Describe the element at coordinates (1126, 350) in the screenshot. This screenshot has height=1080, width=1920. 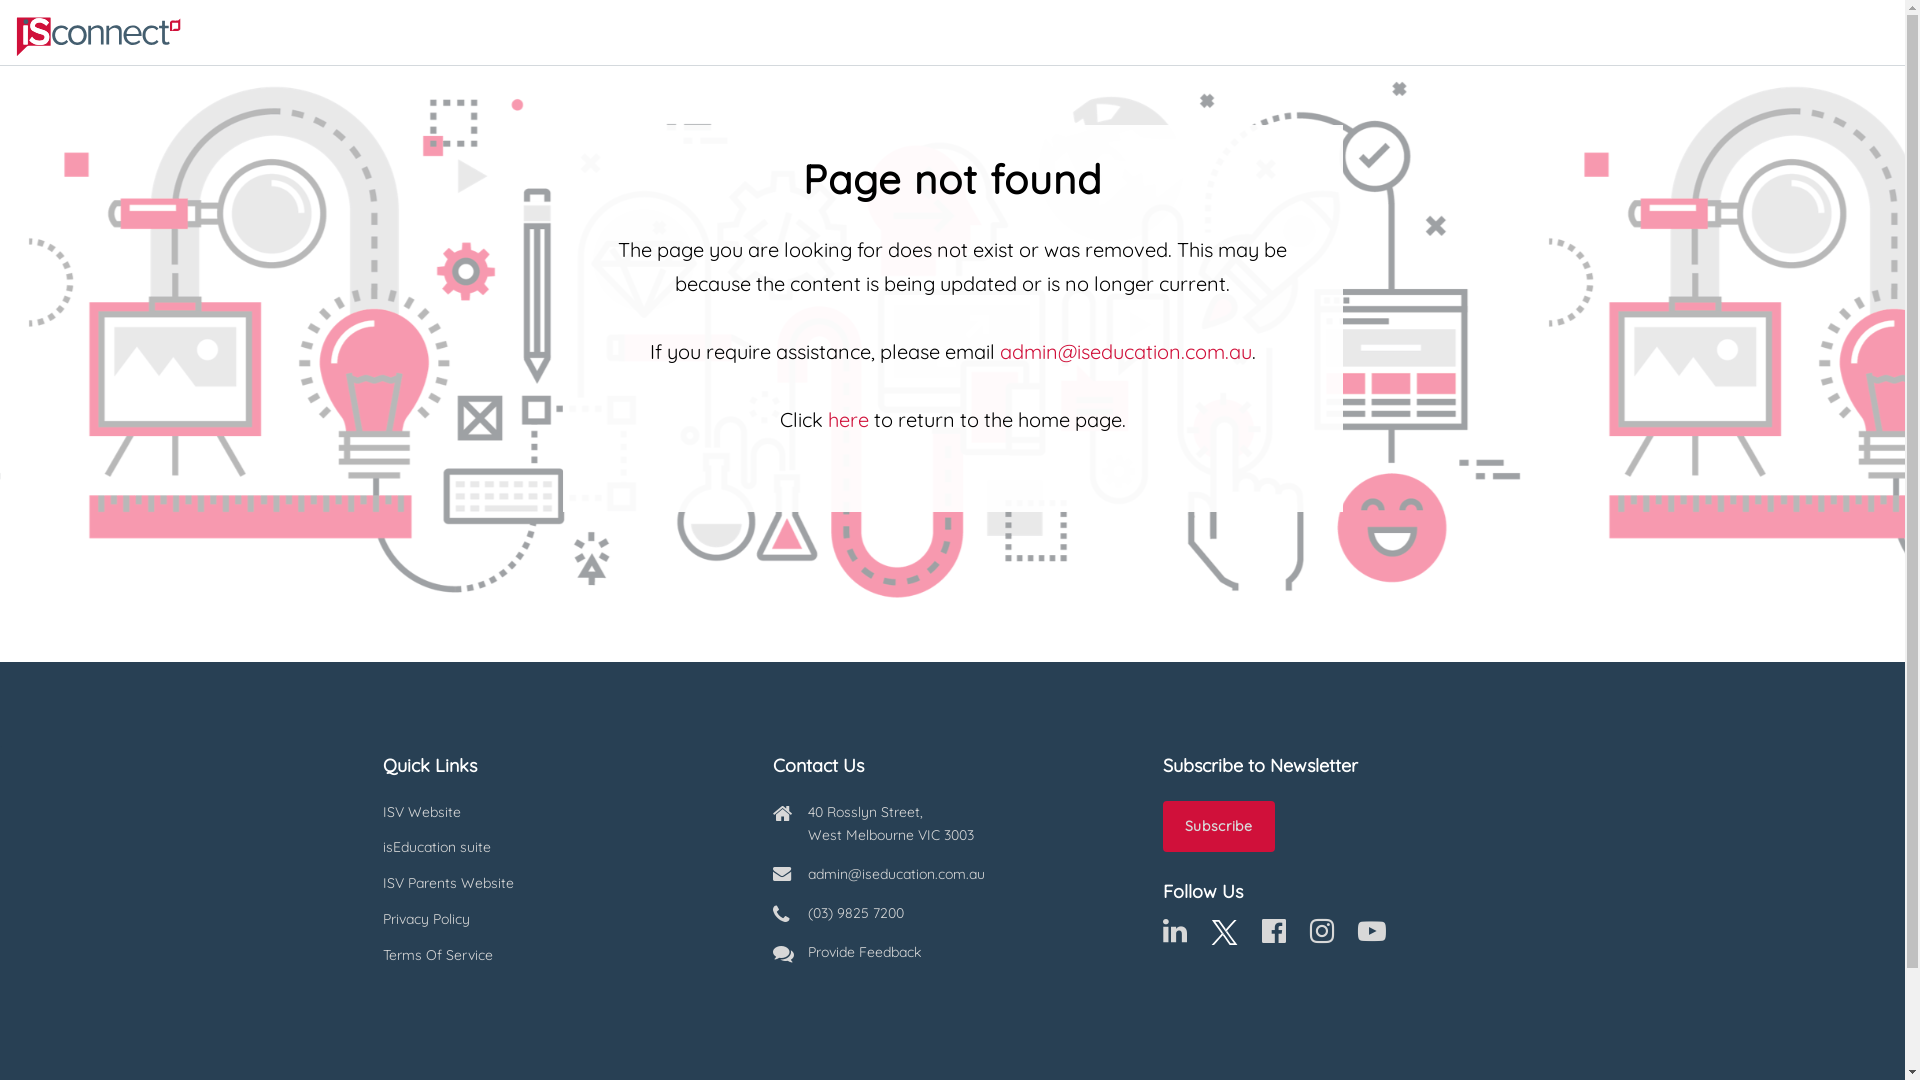
I see `'admin@iseducation.com.au'` at that location.